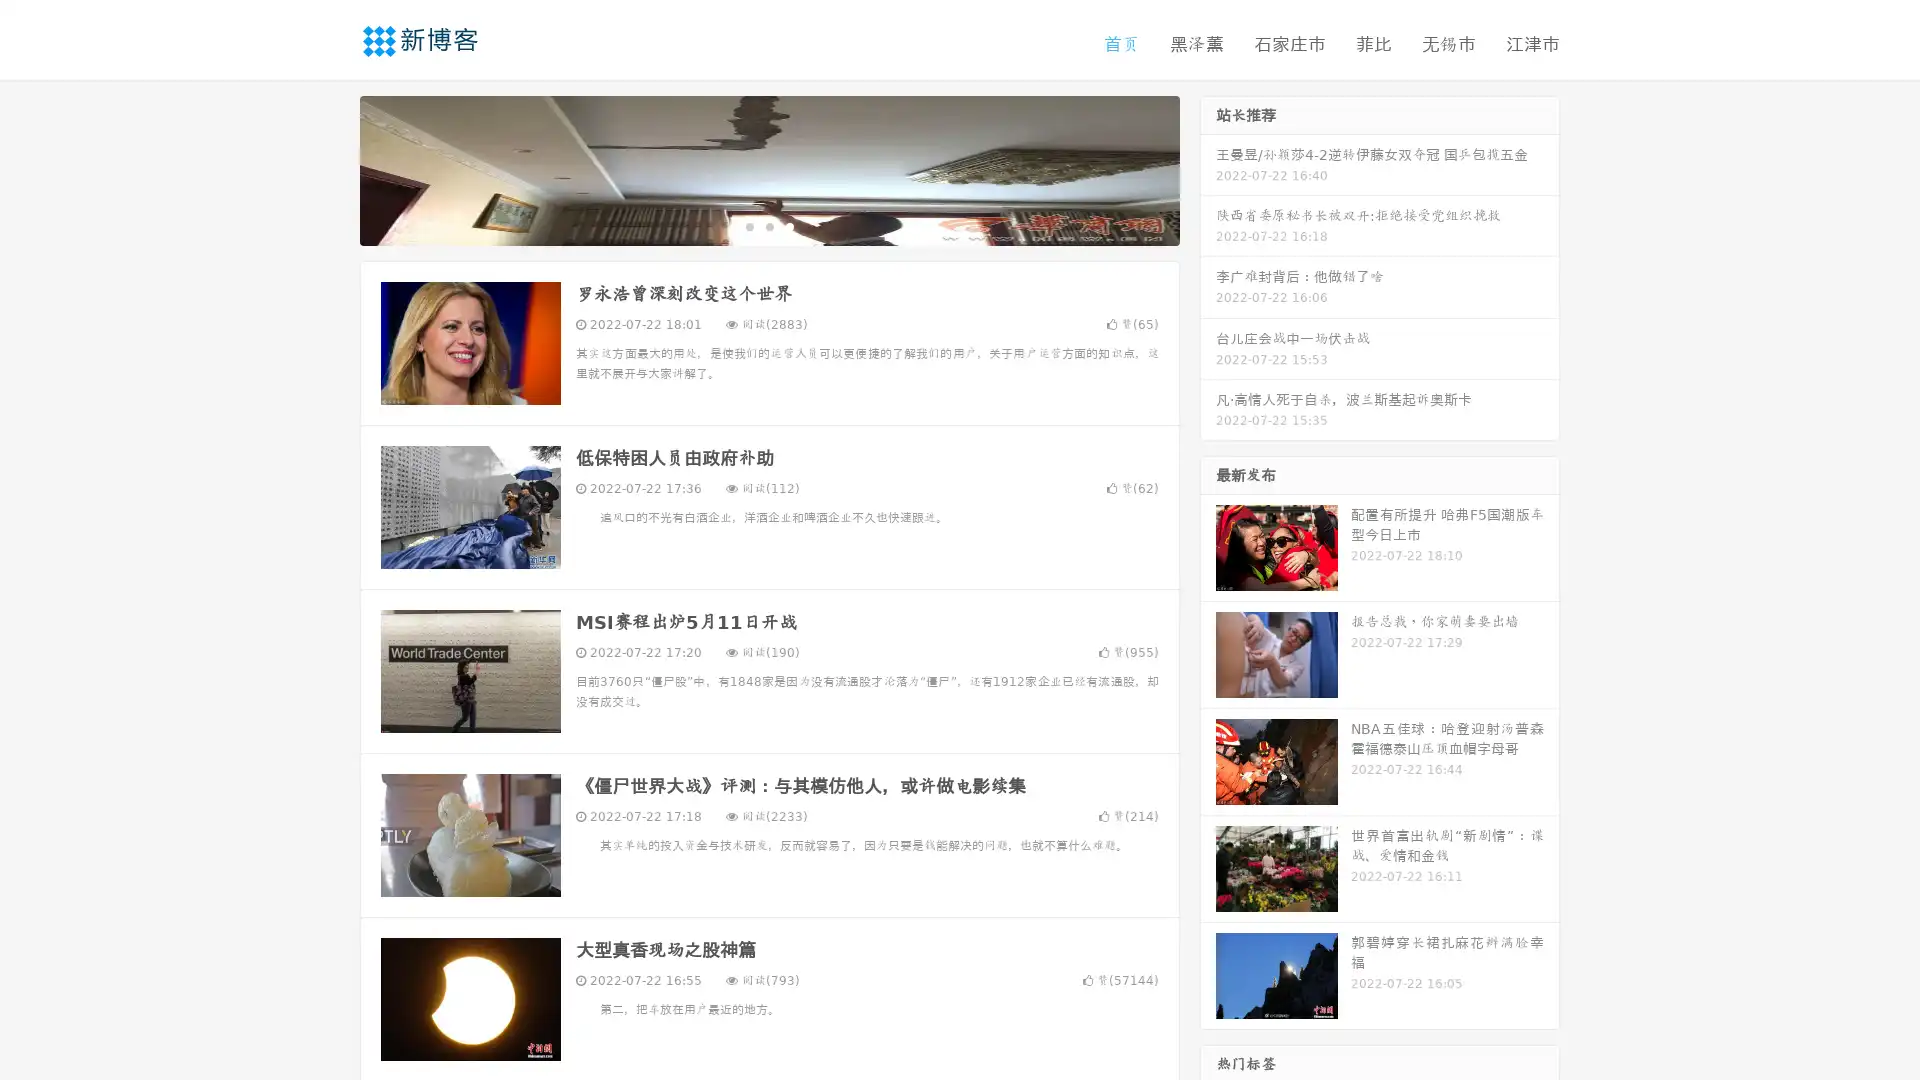 The height and width of the screenshot is (1080, 1920). What do you see at coordinates (330, 168) in the screenshot?
I see `Previous slide` at bounding box center [330, 168].